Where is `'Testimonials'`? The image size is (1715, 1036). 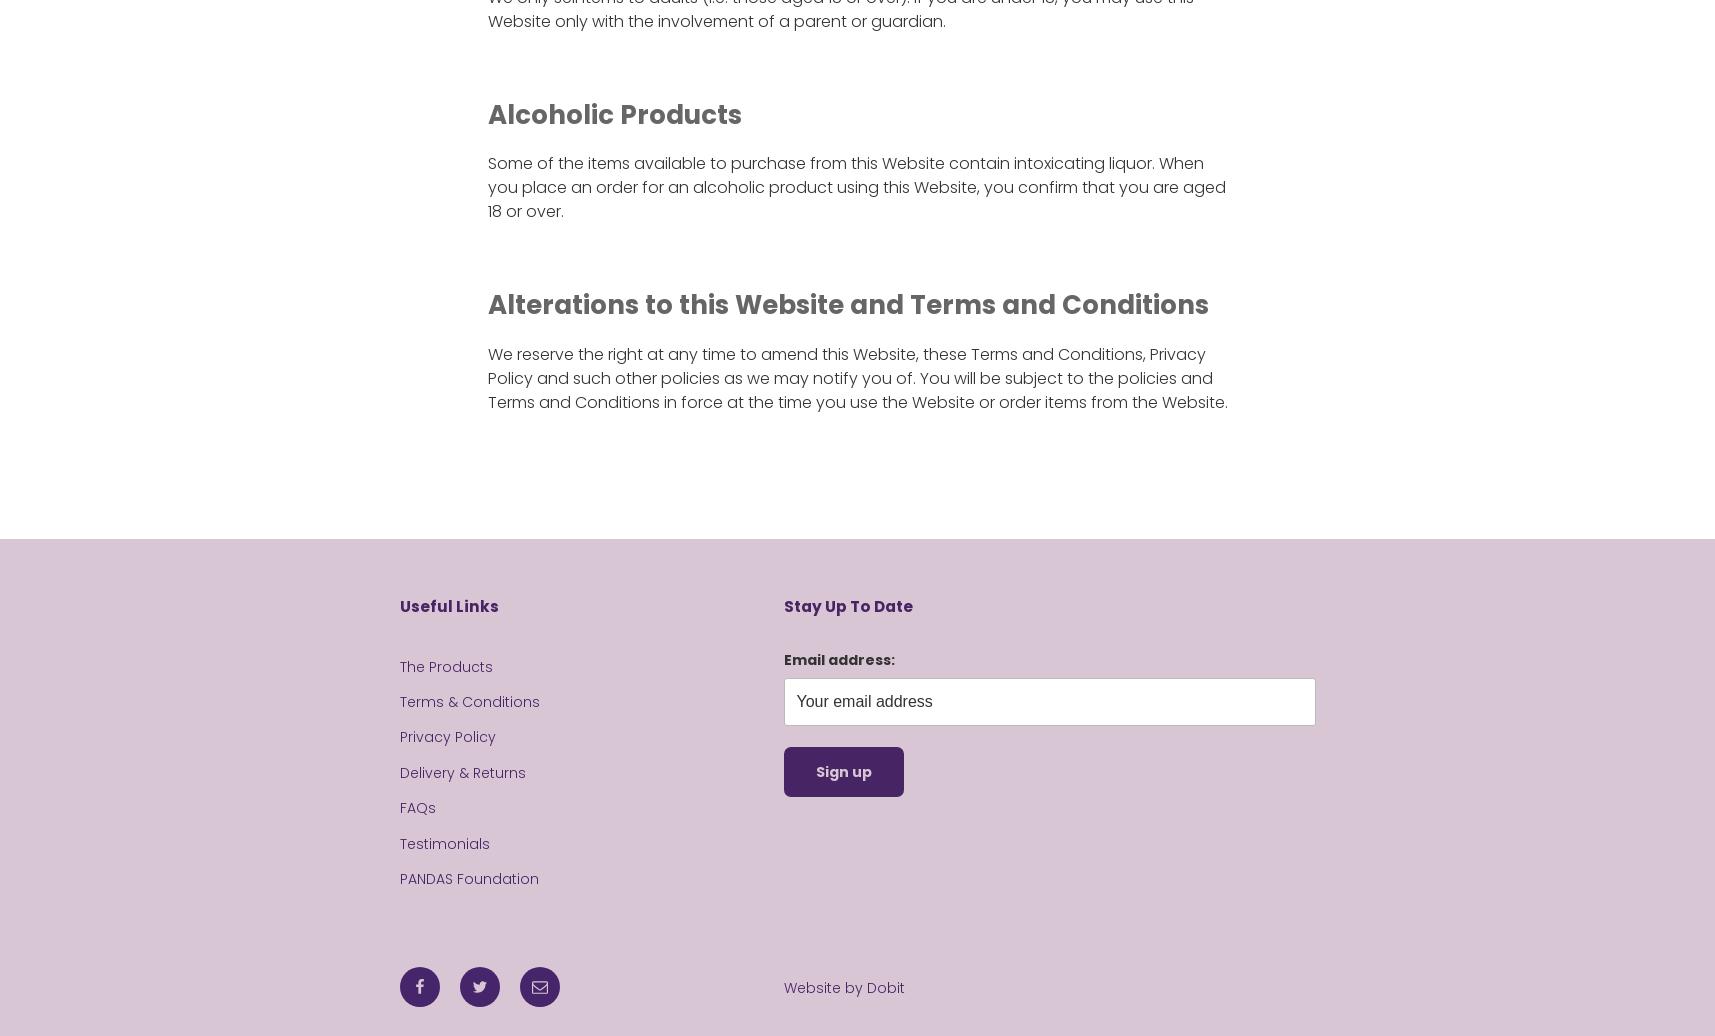
'Testimonials' is located at coordinates (444, 842).